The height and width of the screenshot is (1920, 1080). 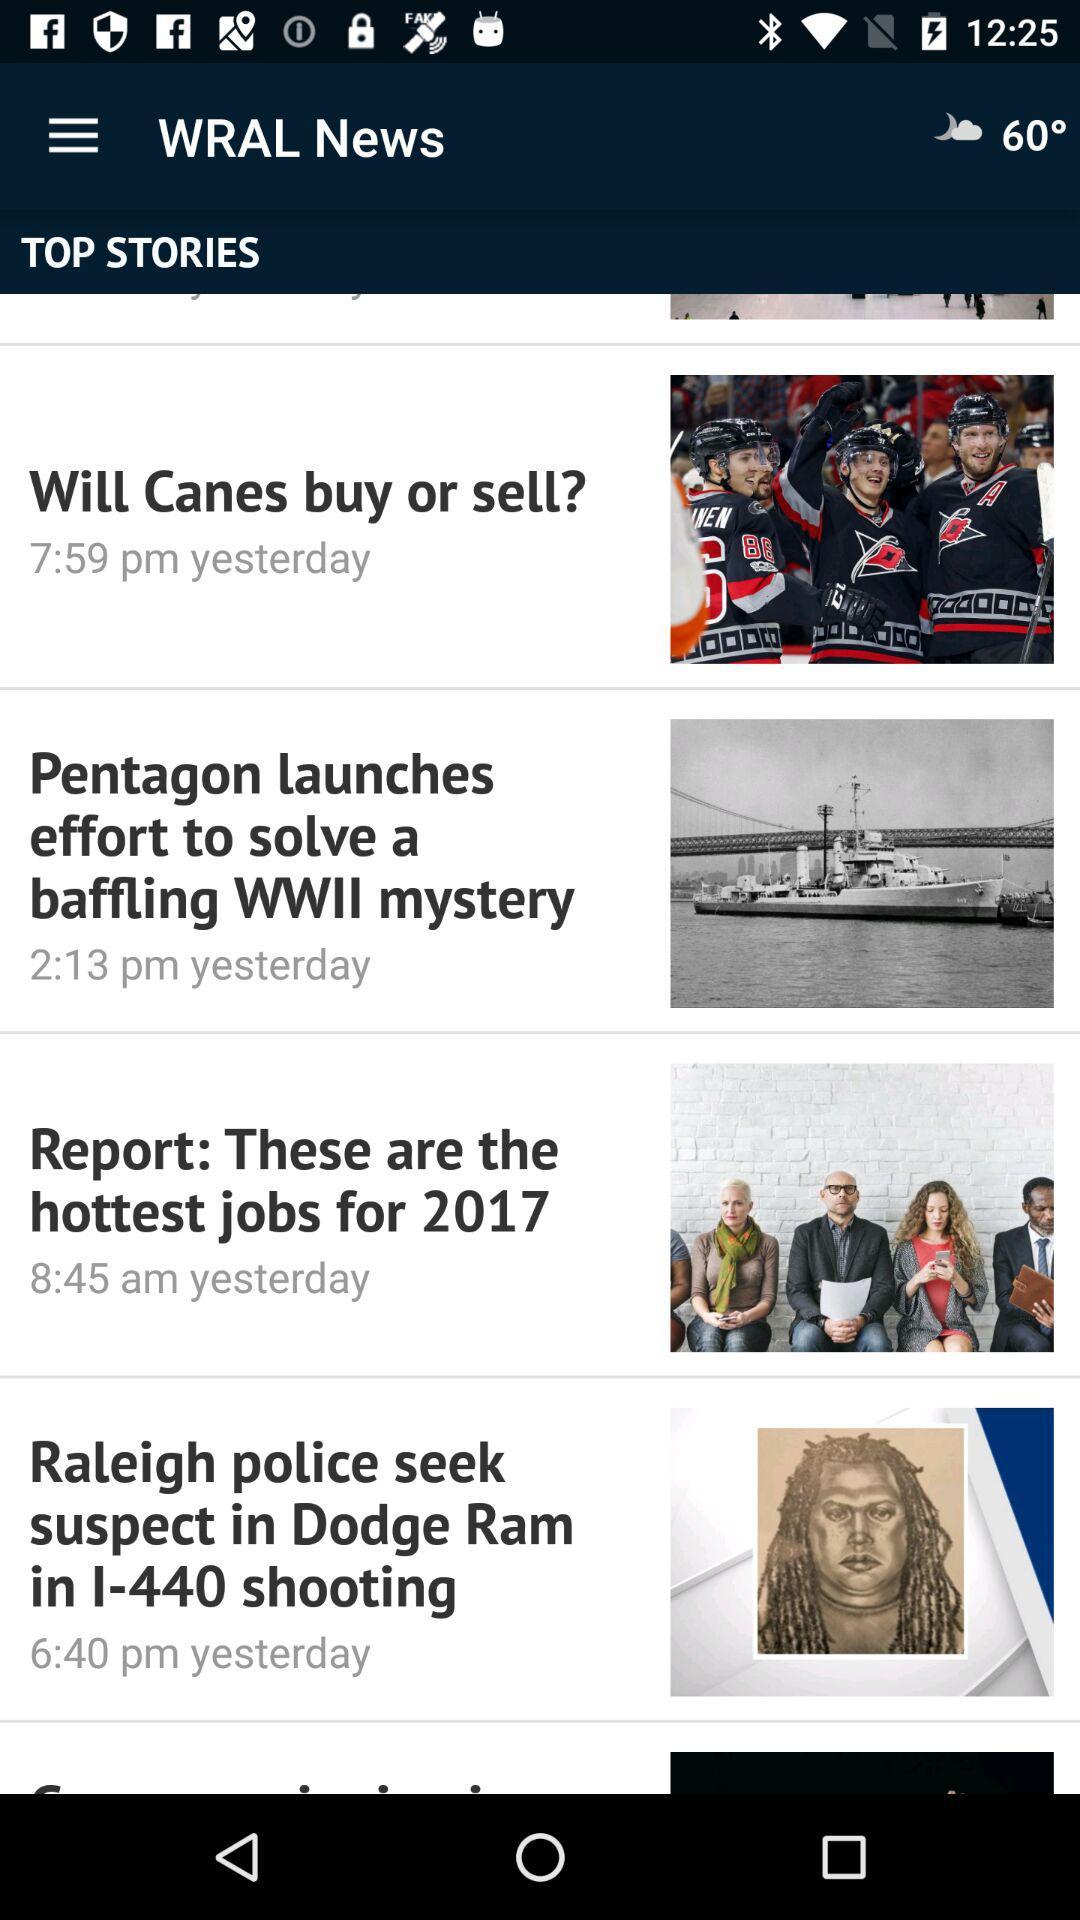 I want to click on item below the will canes buy icon, so click(x=307, y=556).